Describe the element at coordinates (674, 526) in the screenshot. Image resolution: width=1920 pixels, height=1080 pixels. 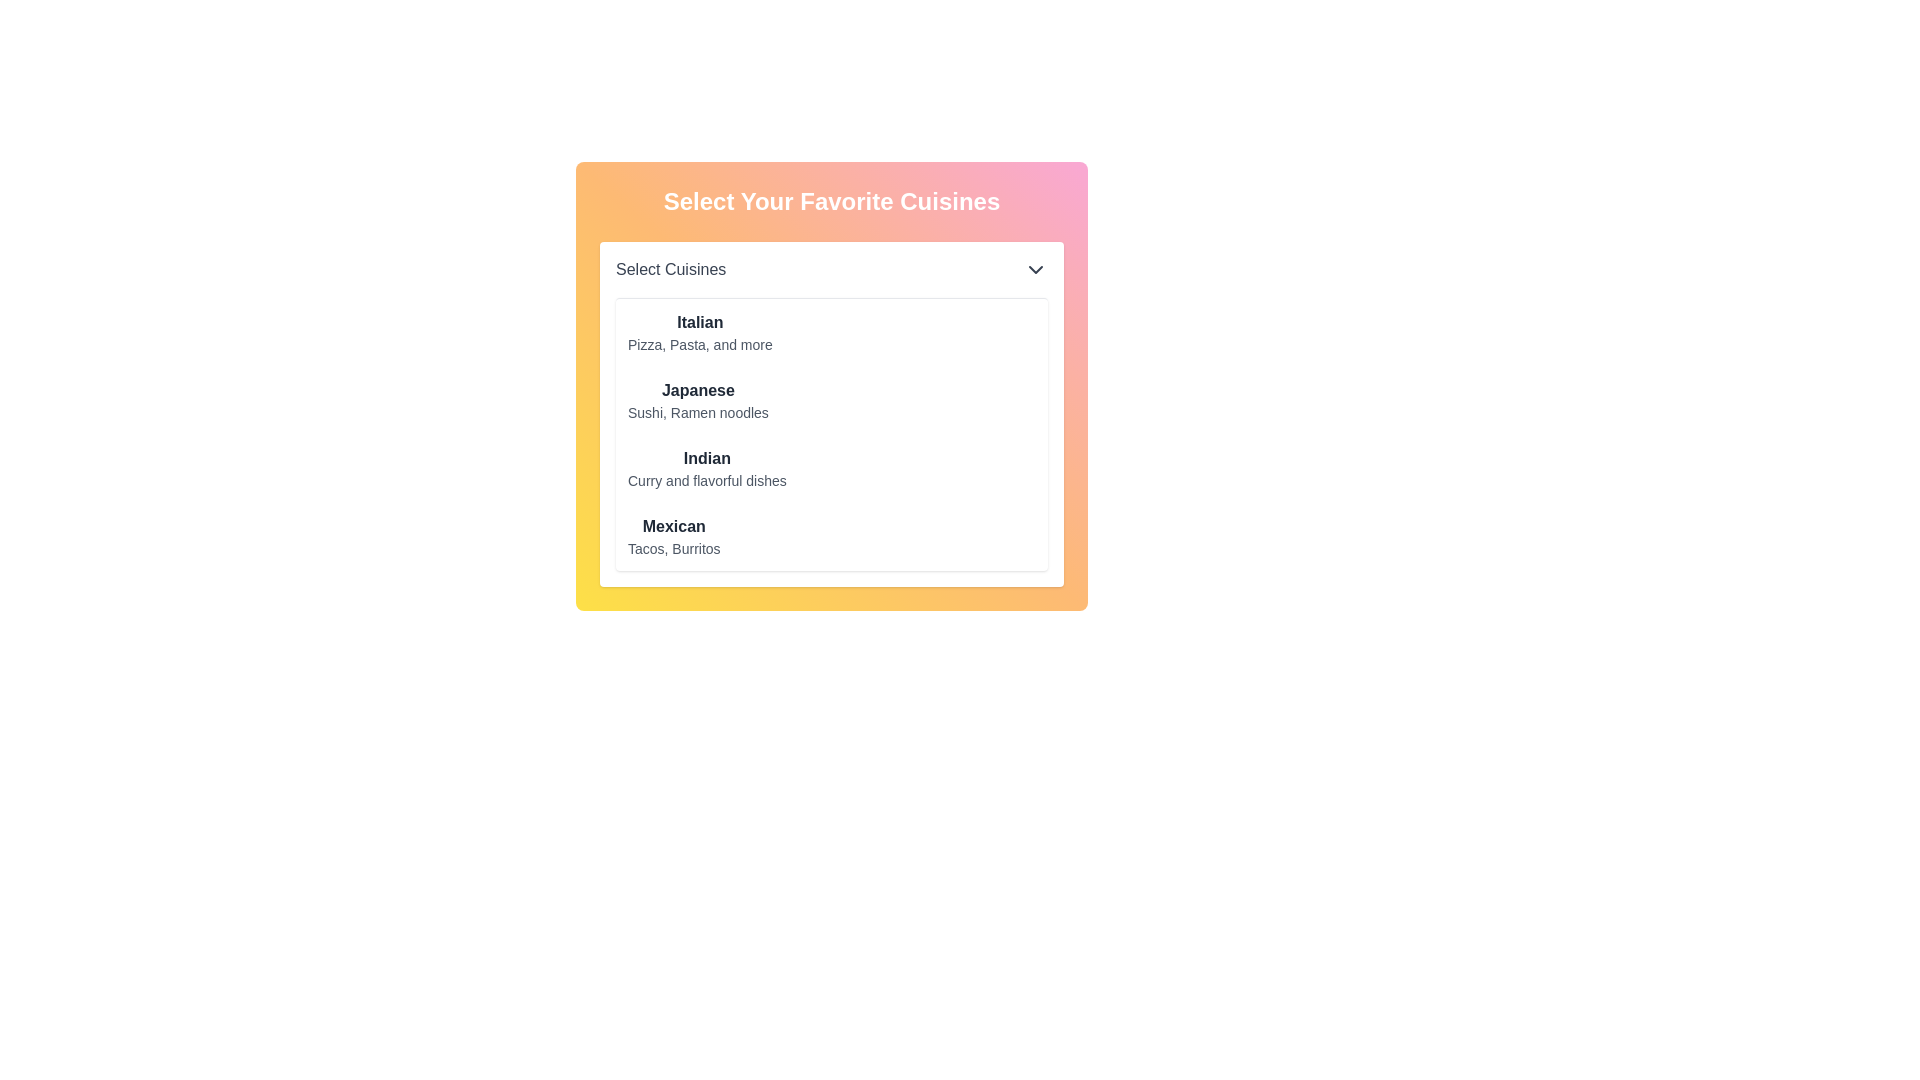
I see `the static textual label that identifies the 'Mexican' cuisine category within the dropdown list, which is positioned above the description 'Tacos, Burritos'` at that location.